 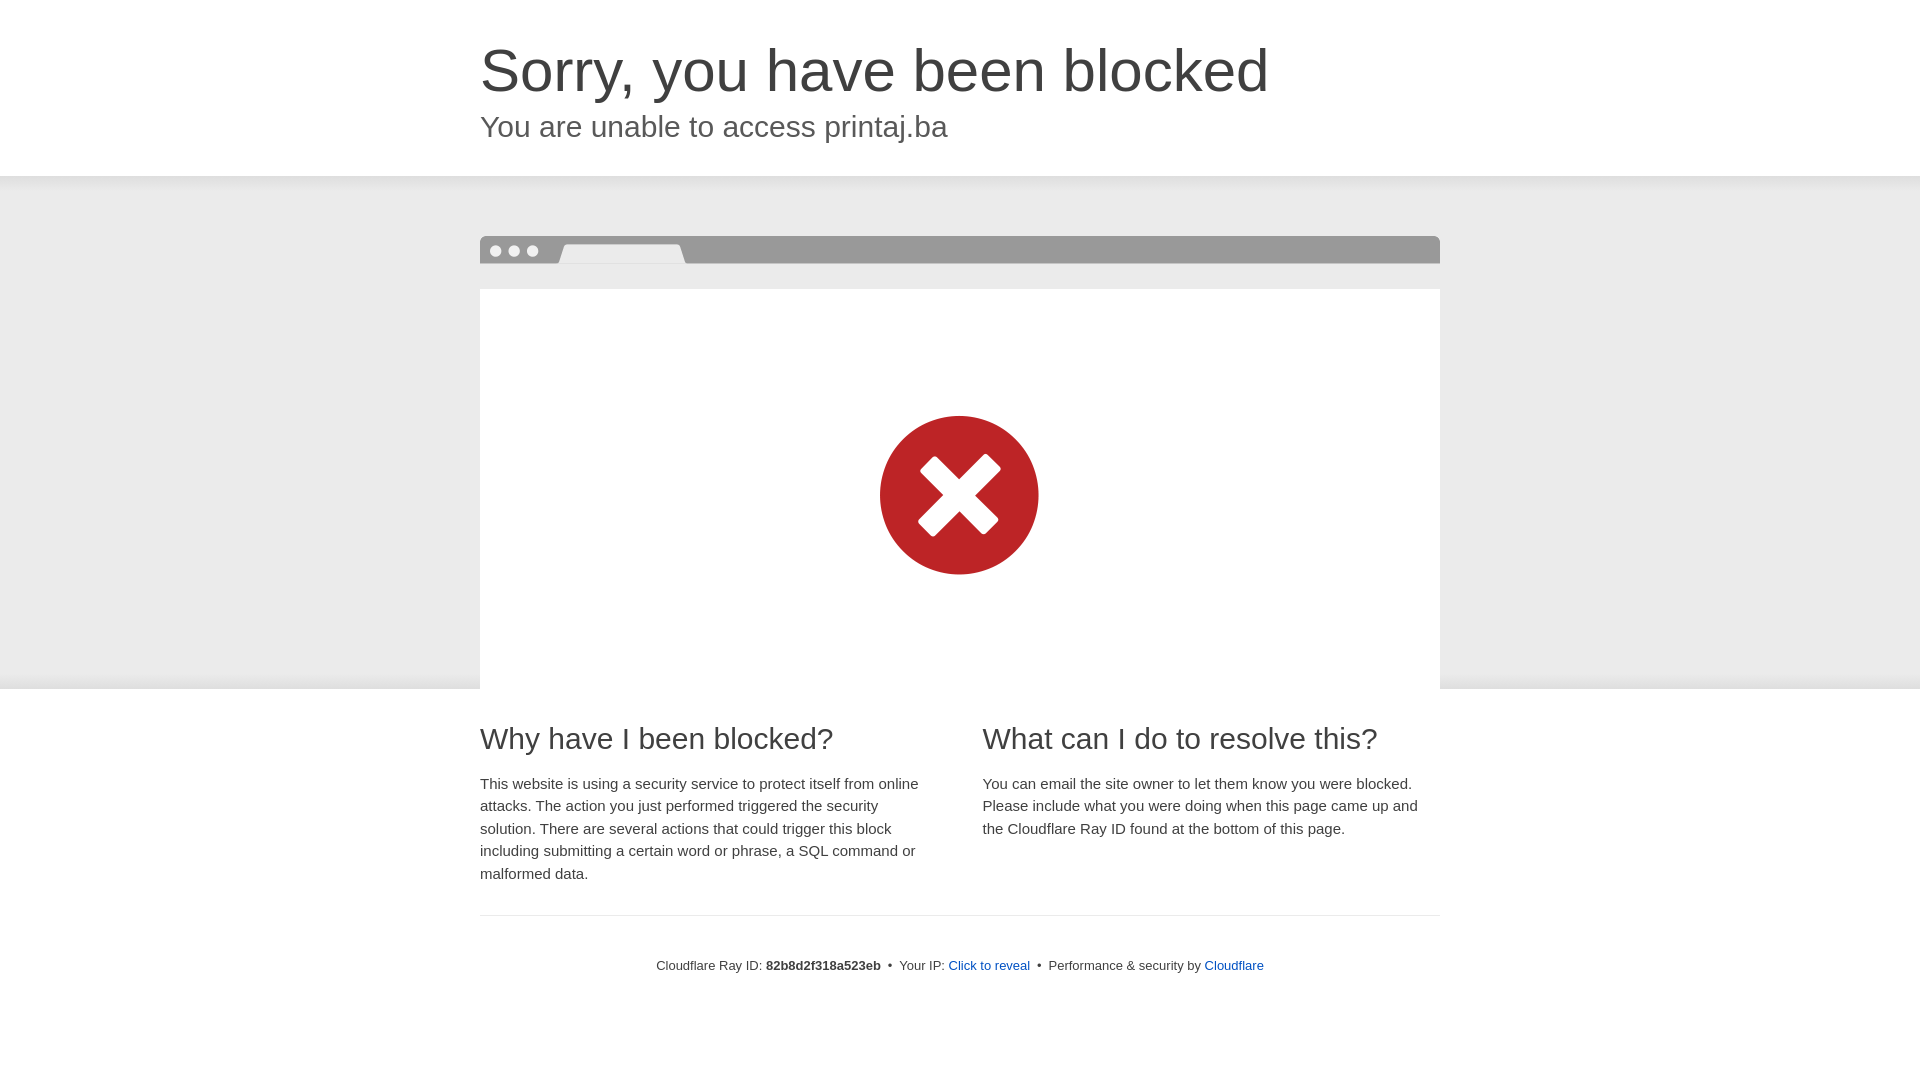 I want to click on 'Cloudflare', so click(x=1233, y=964).